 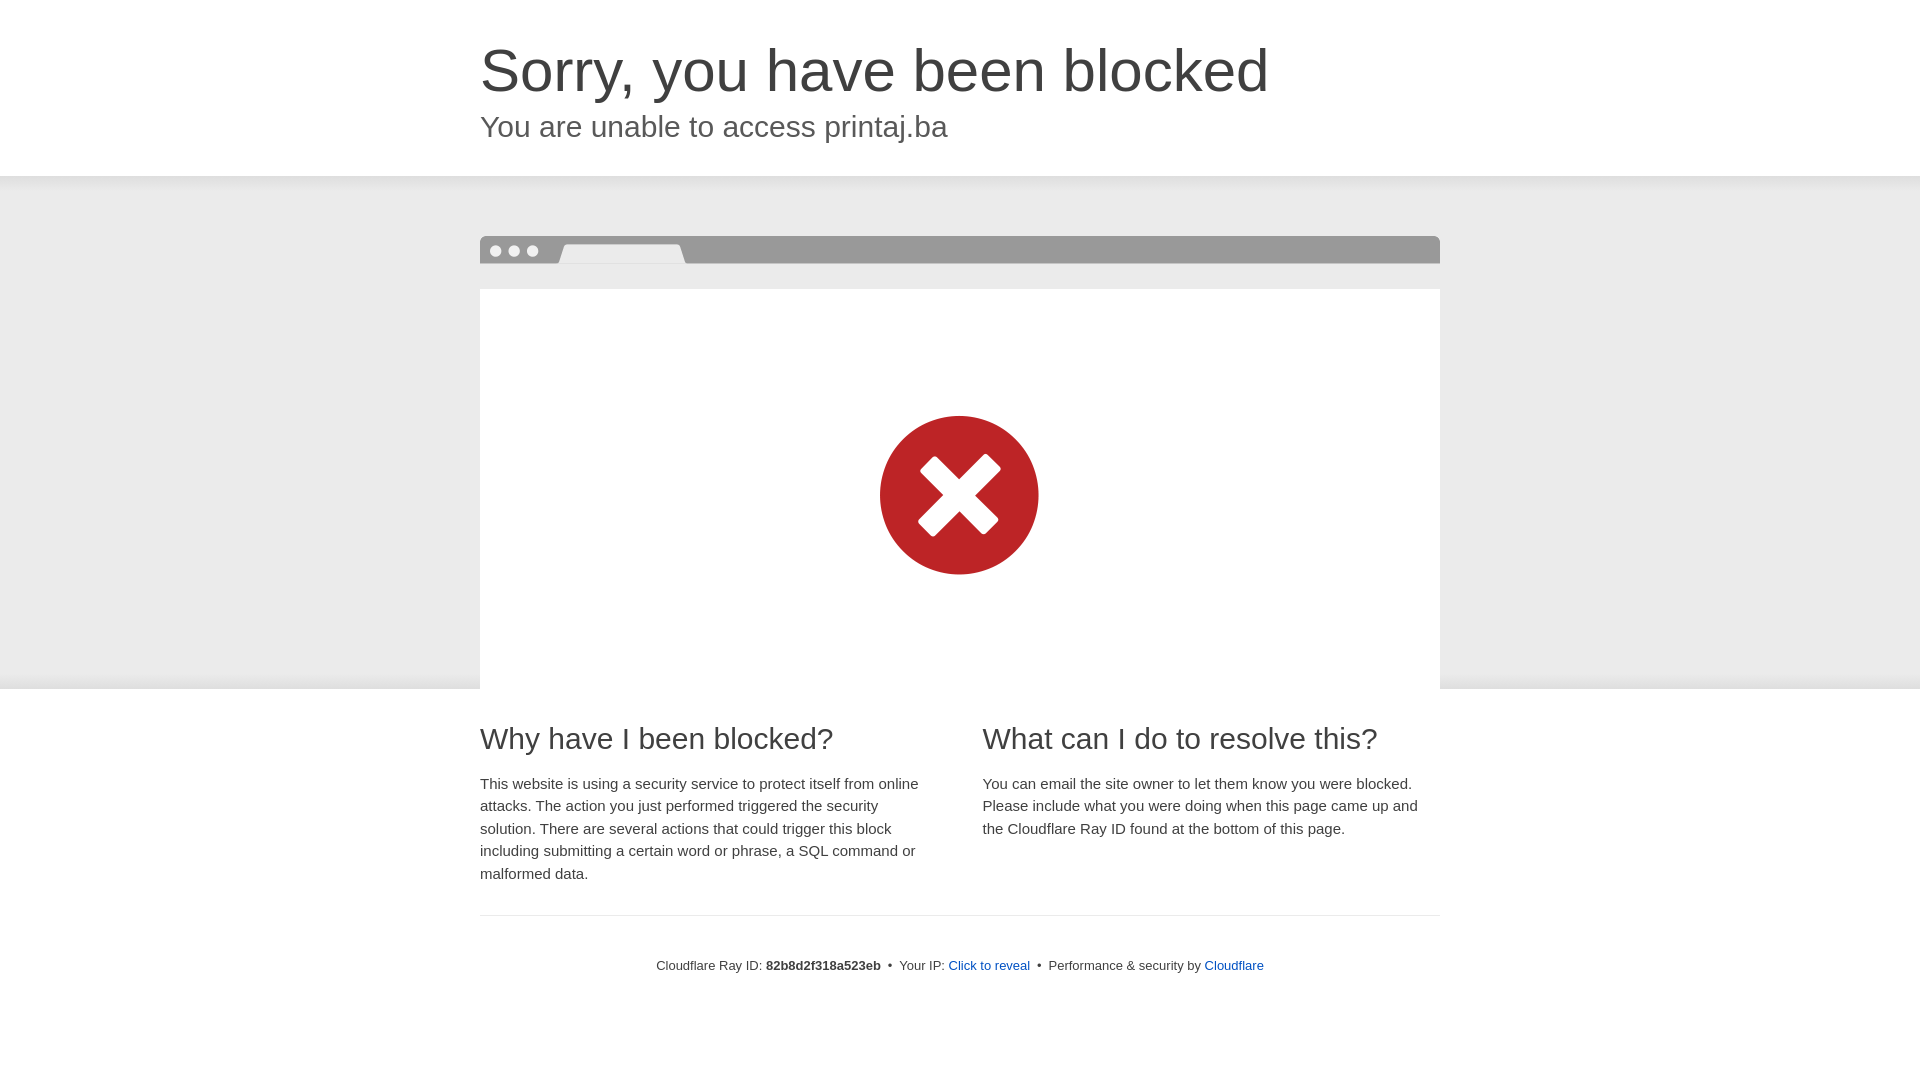 I want to click on 'Cloudflare', so click(x=1233, y=964).